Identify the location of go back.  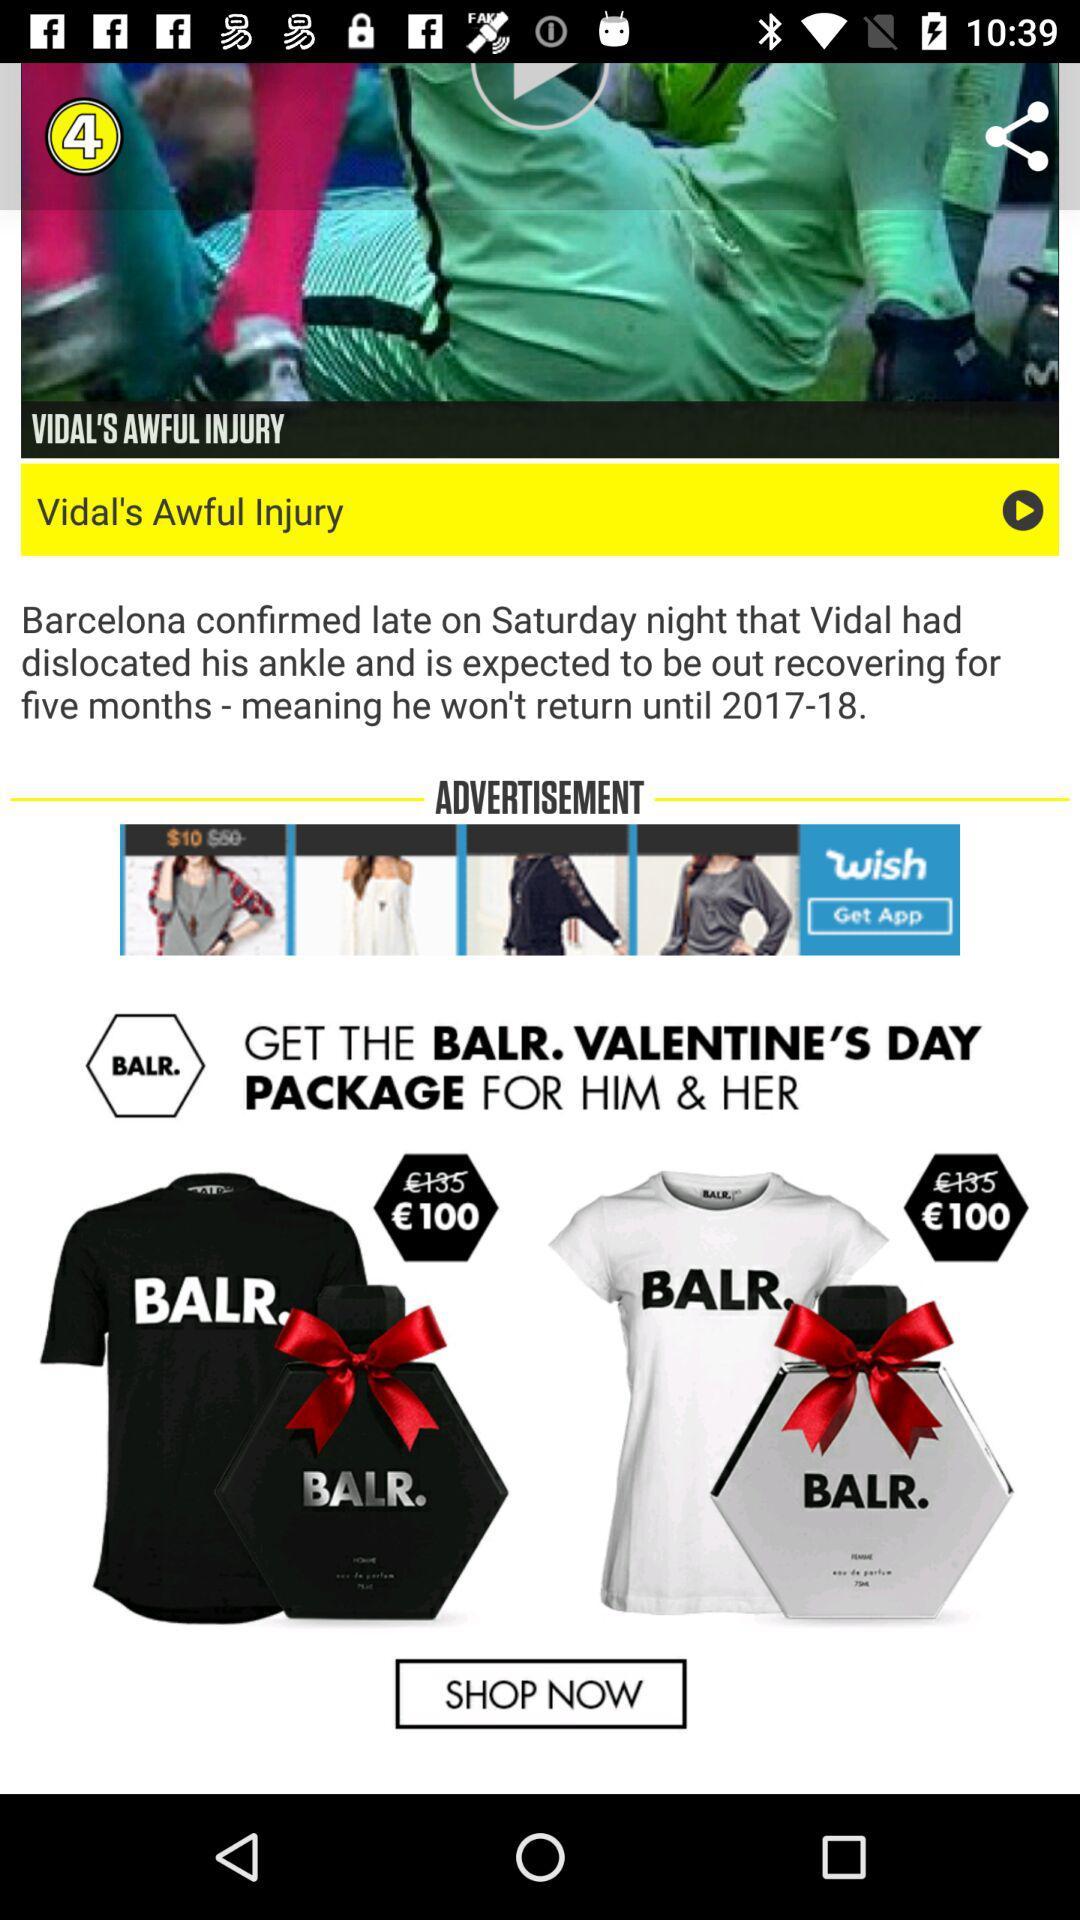
(540, 1371).